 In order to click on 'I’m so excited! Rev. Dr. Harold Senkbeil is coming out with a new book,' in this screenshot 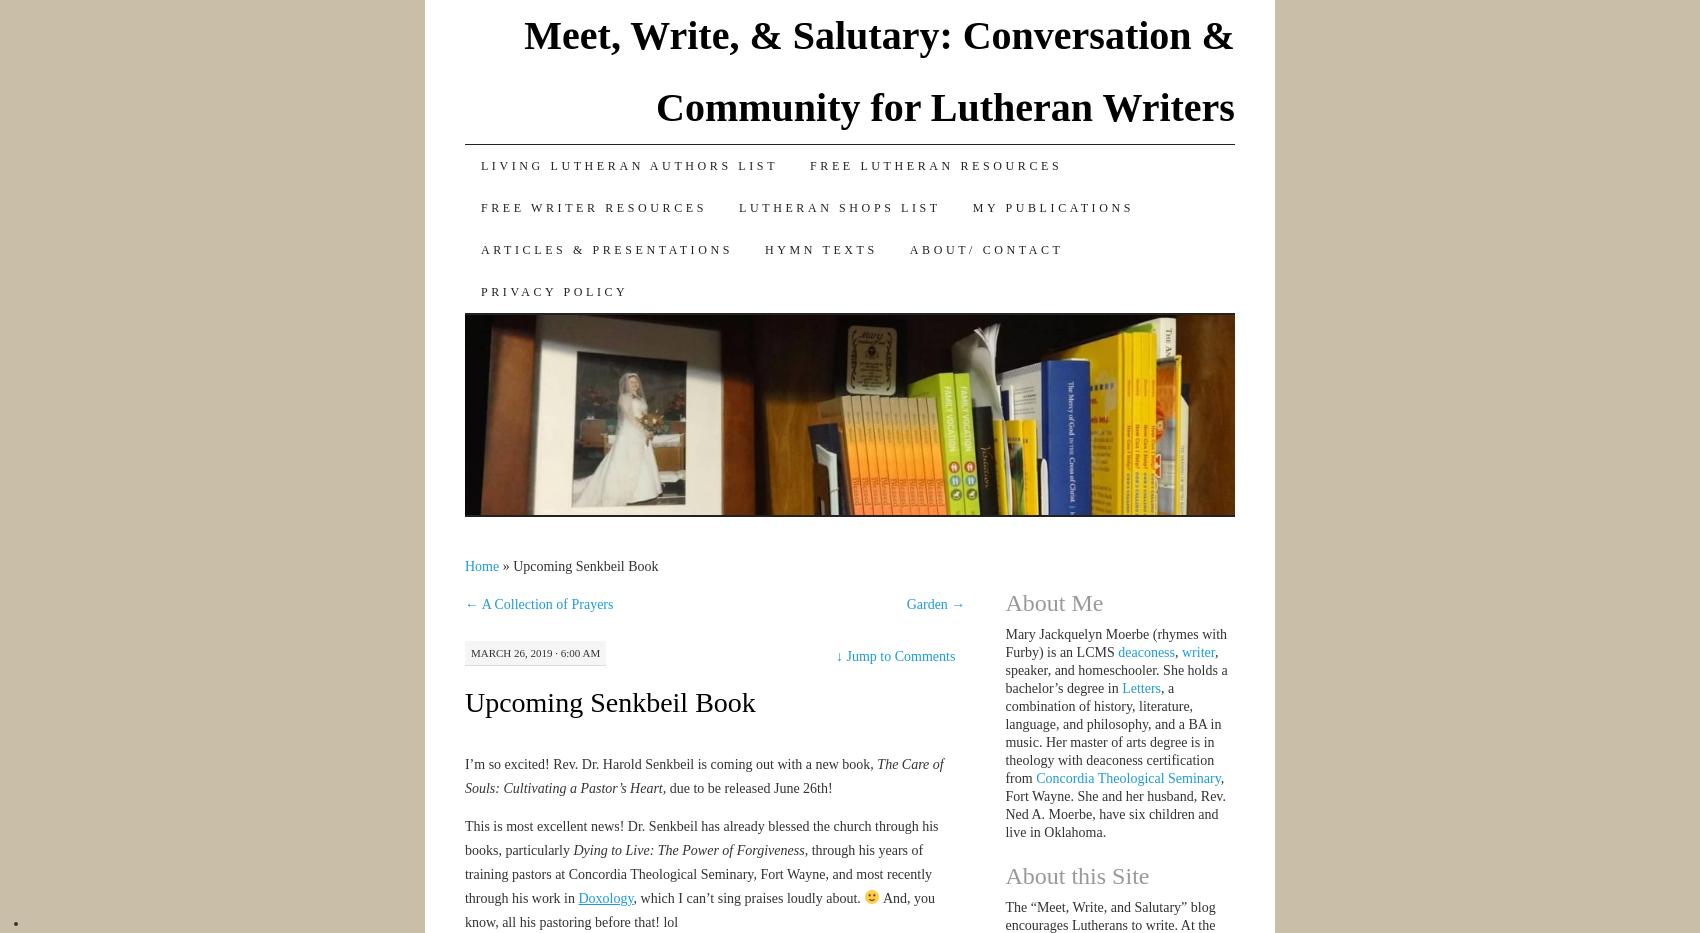, I will do `click(670, 762)`.